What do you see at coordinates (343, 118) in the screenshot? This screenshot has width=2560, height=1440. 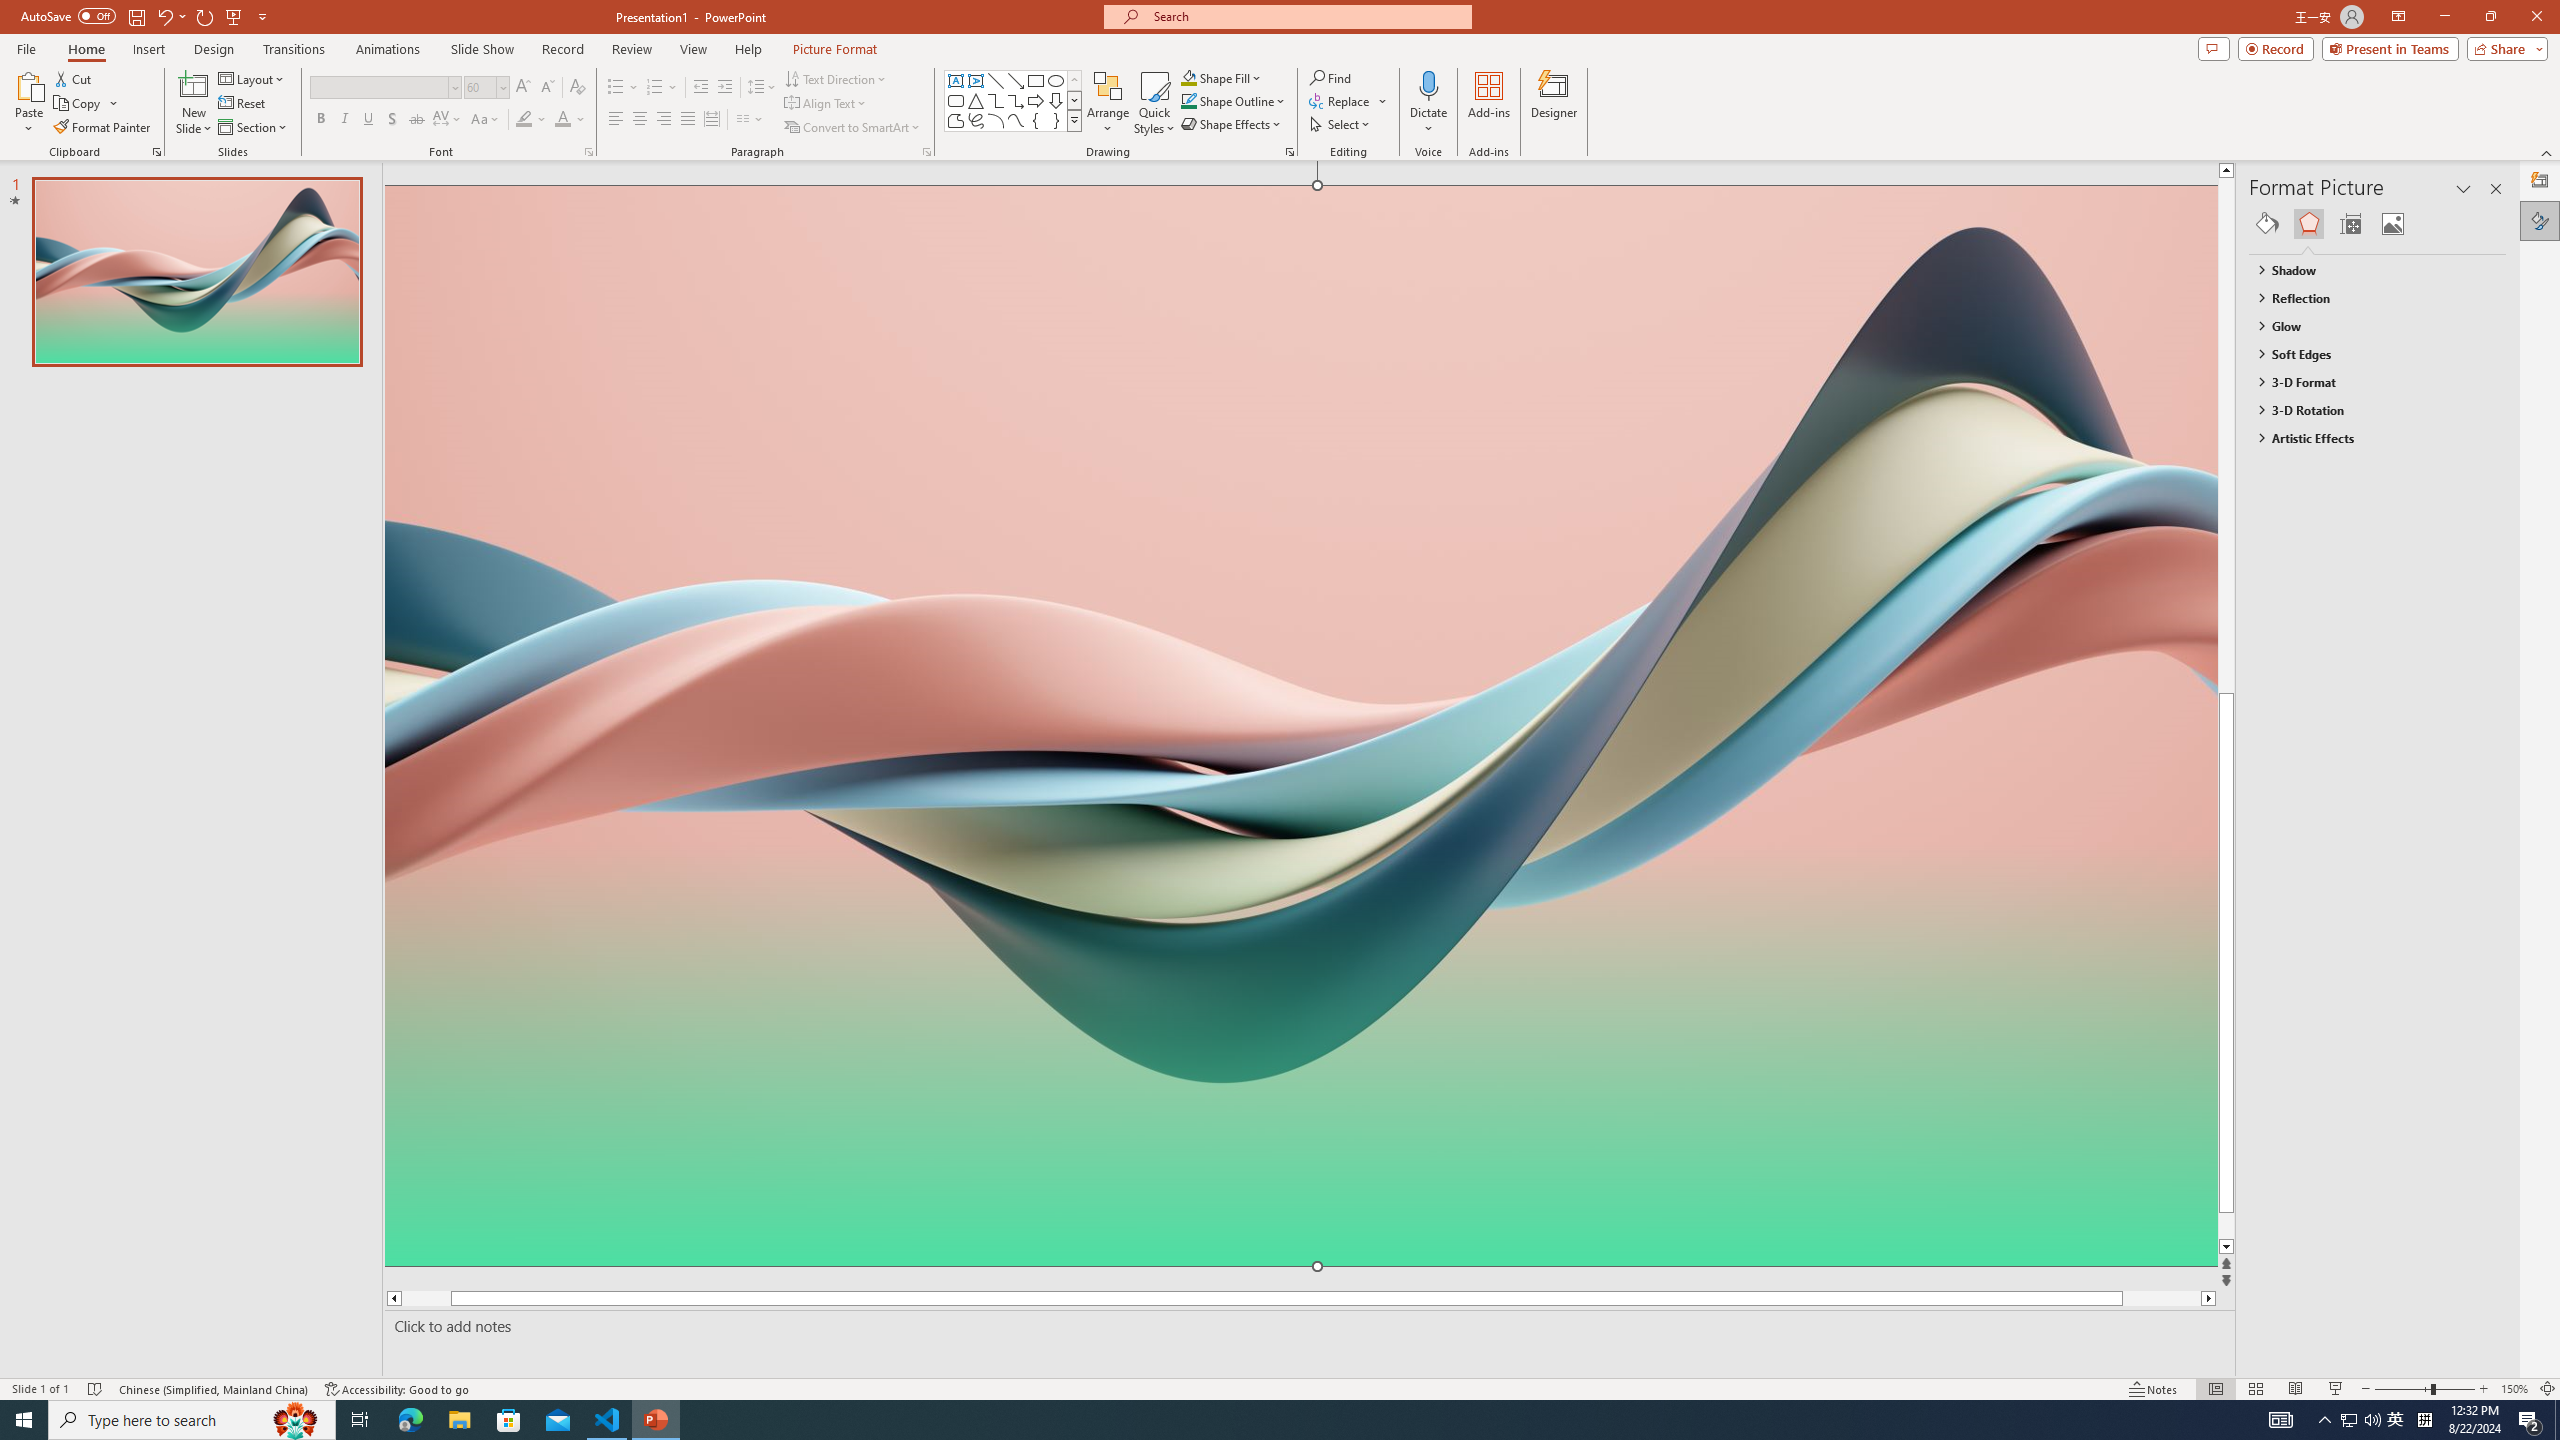 I see `'Italic'` at bounding box center [343, 118].